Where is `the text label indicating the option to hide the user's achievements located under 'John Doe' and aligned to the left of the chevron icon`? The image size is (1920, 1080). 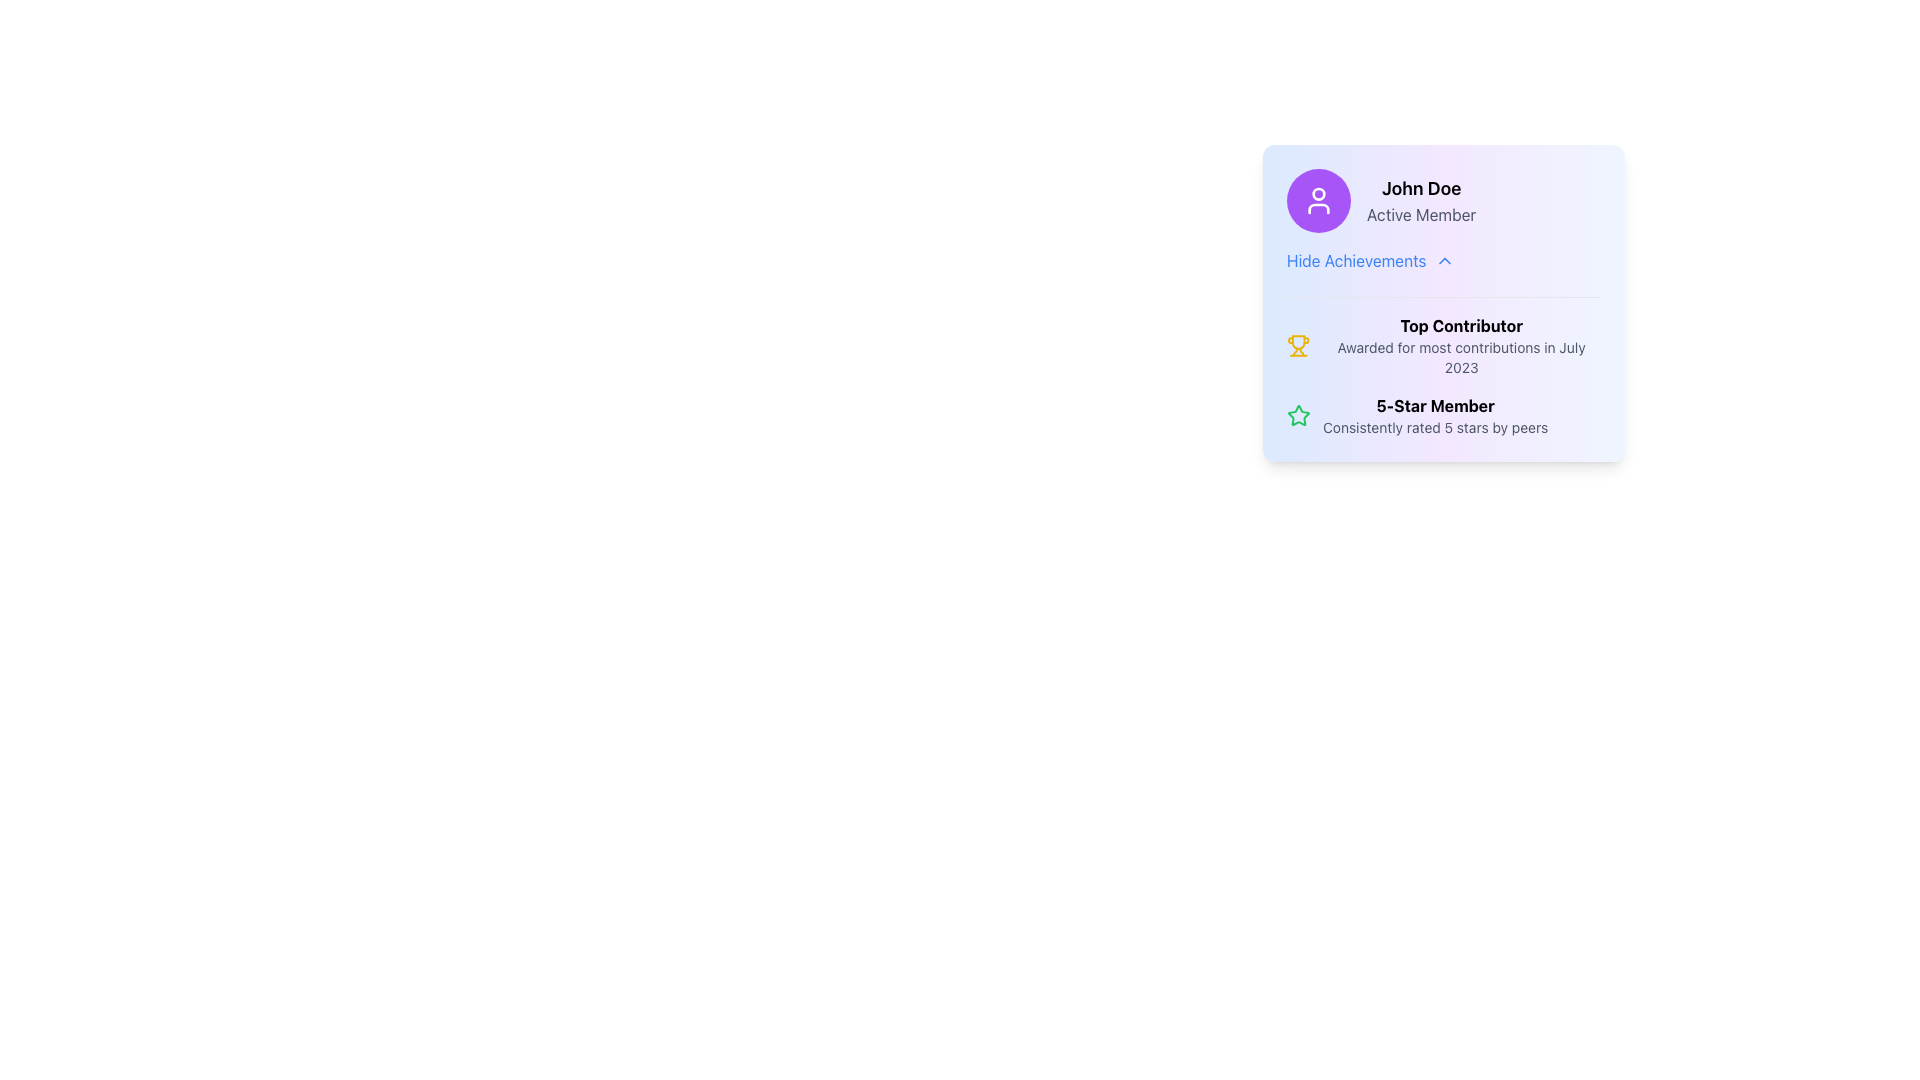 the text label indicating the option to hide the user's achievements located under 'John Doe' and aligned to the left of the chevron icon is located at coordinates (1356, 260).